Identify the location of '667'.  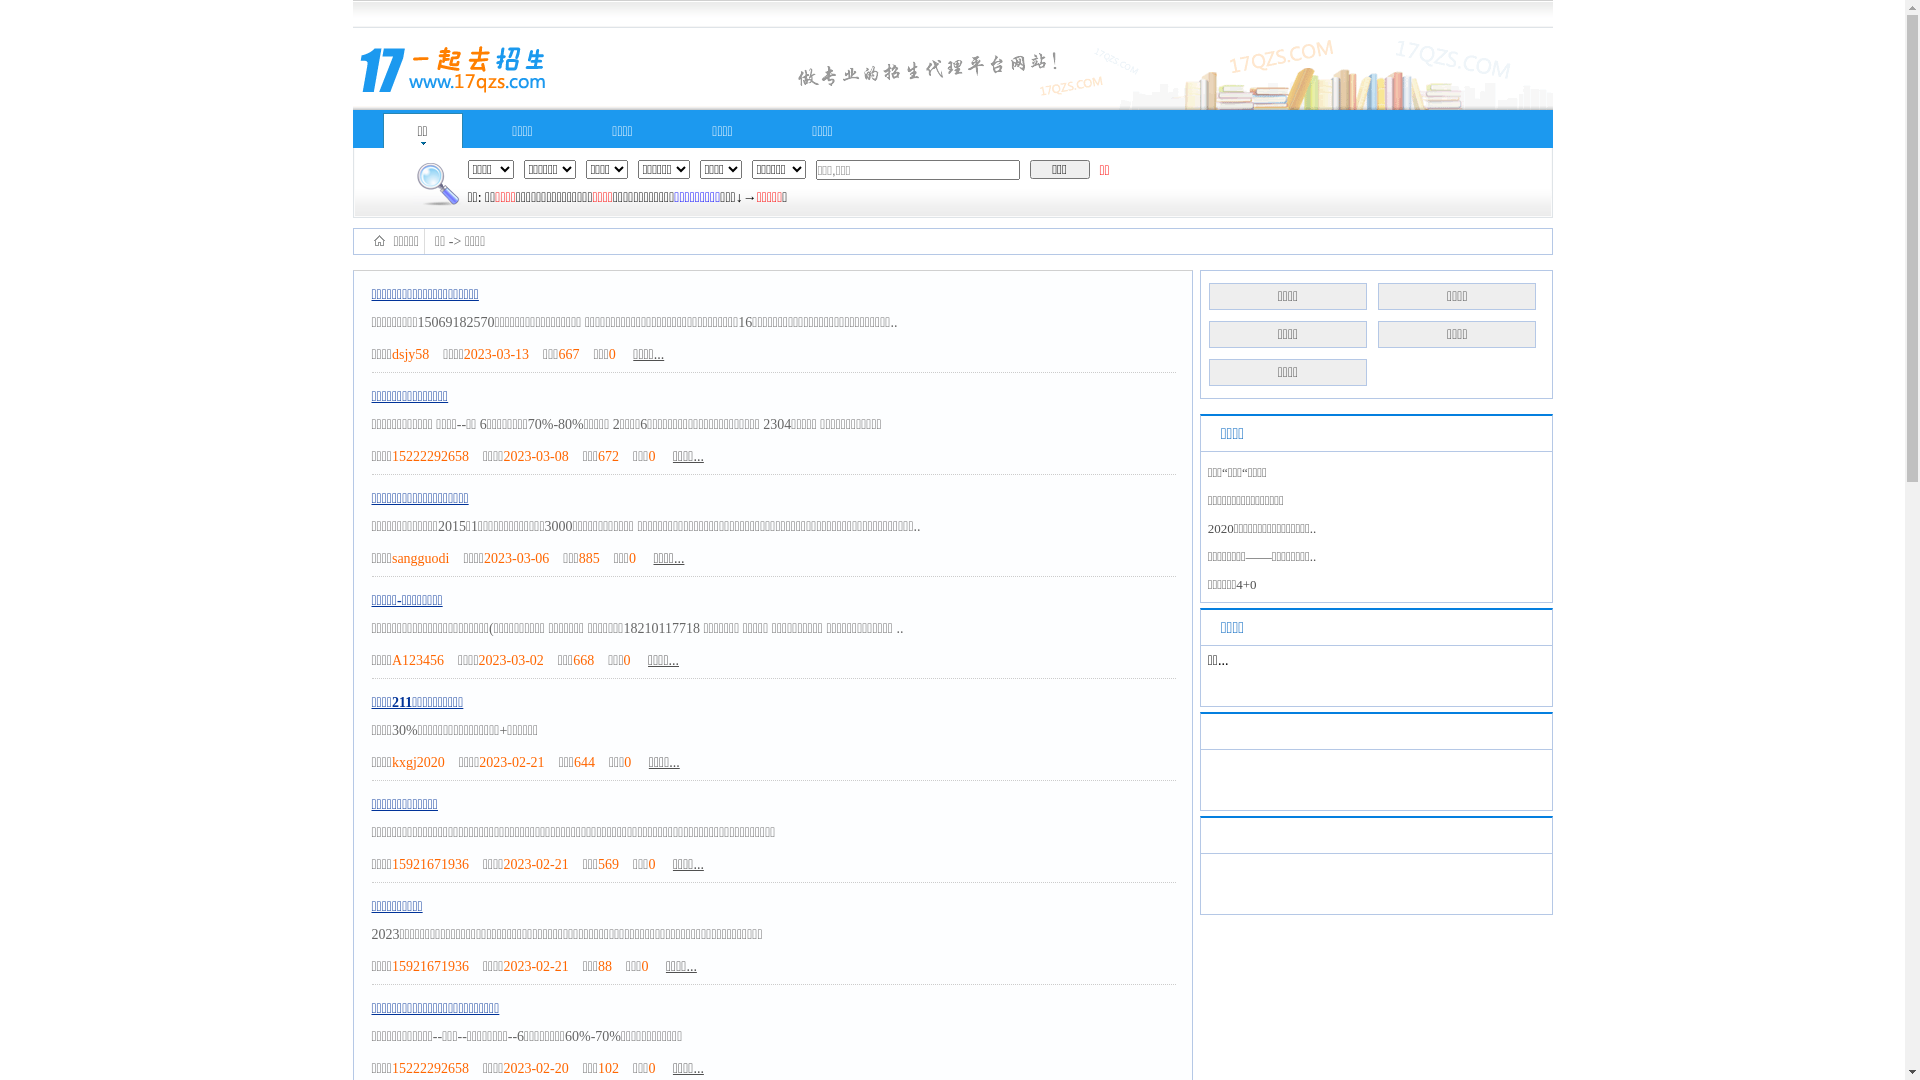
(567, 353).